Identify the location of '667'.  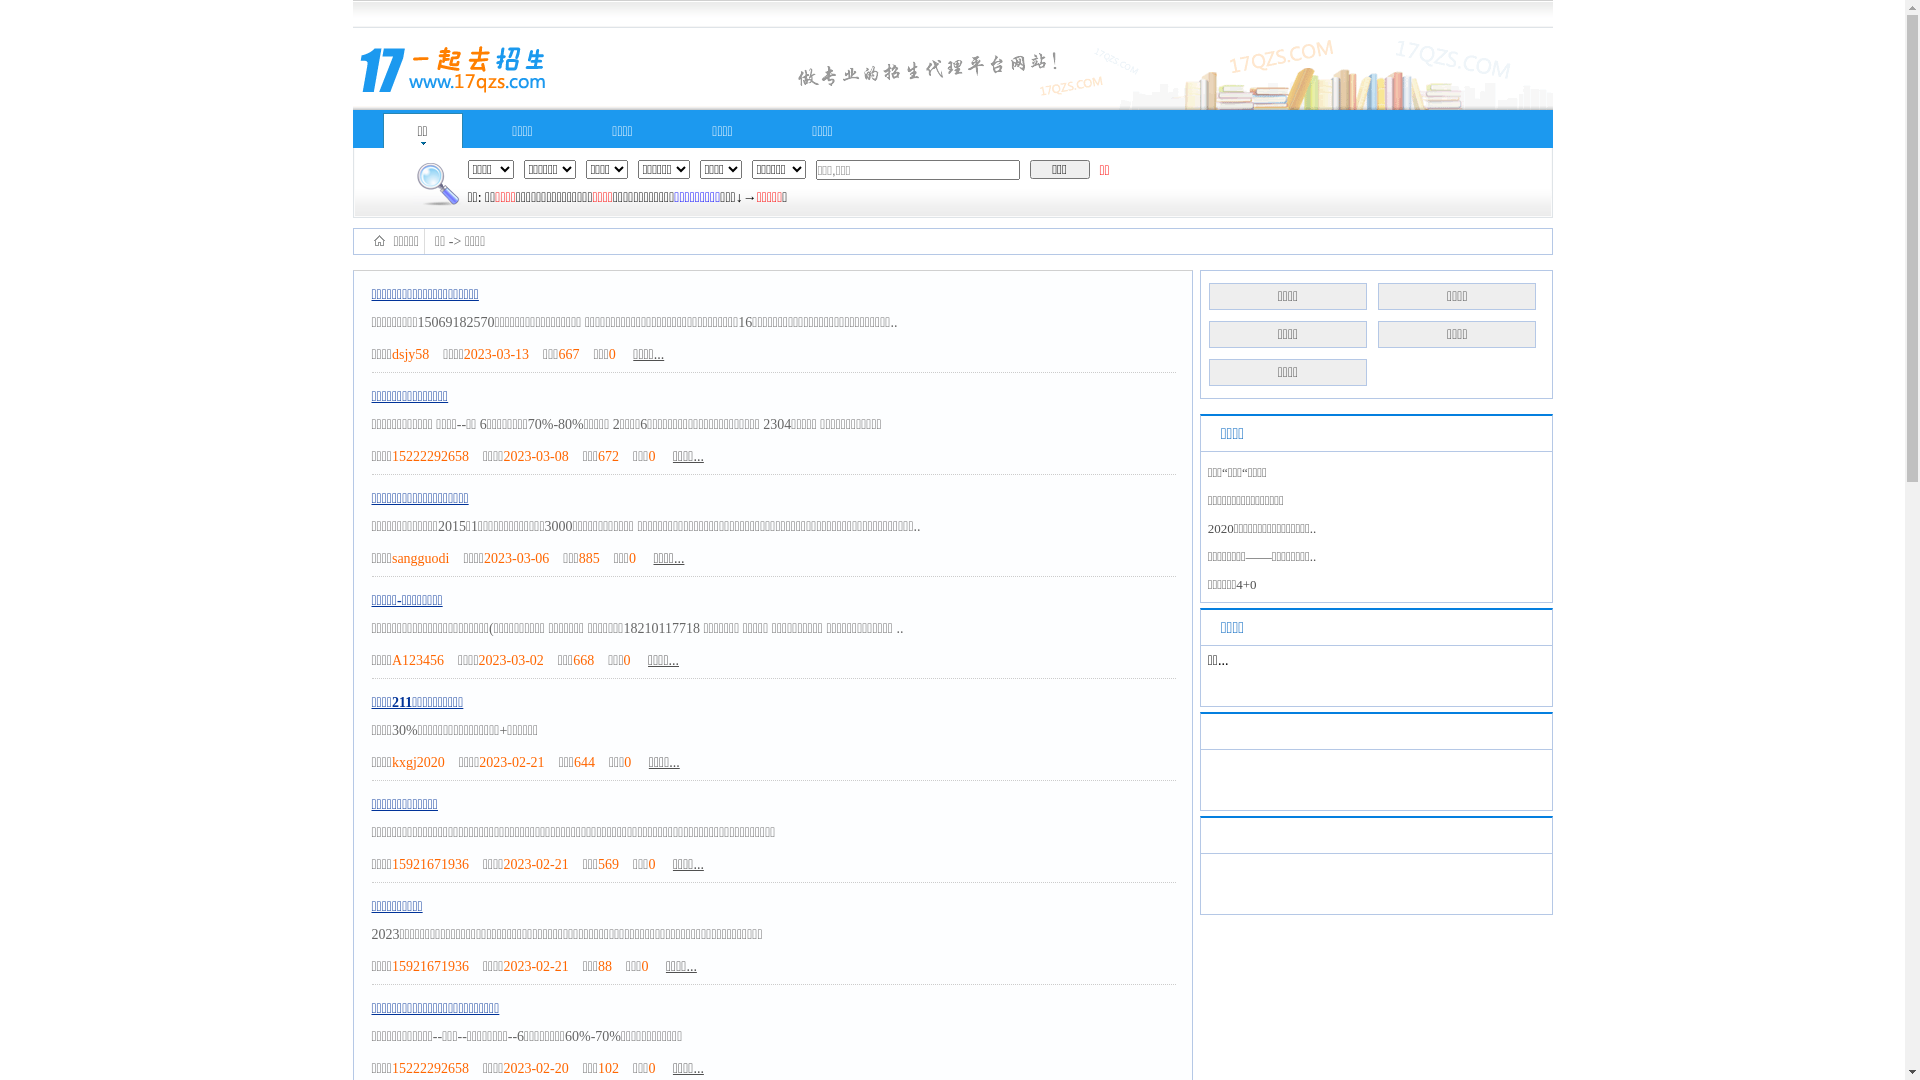
(567, 353).